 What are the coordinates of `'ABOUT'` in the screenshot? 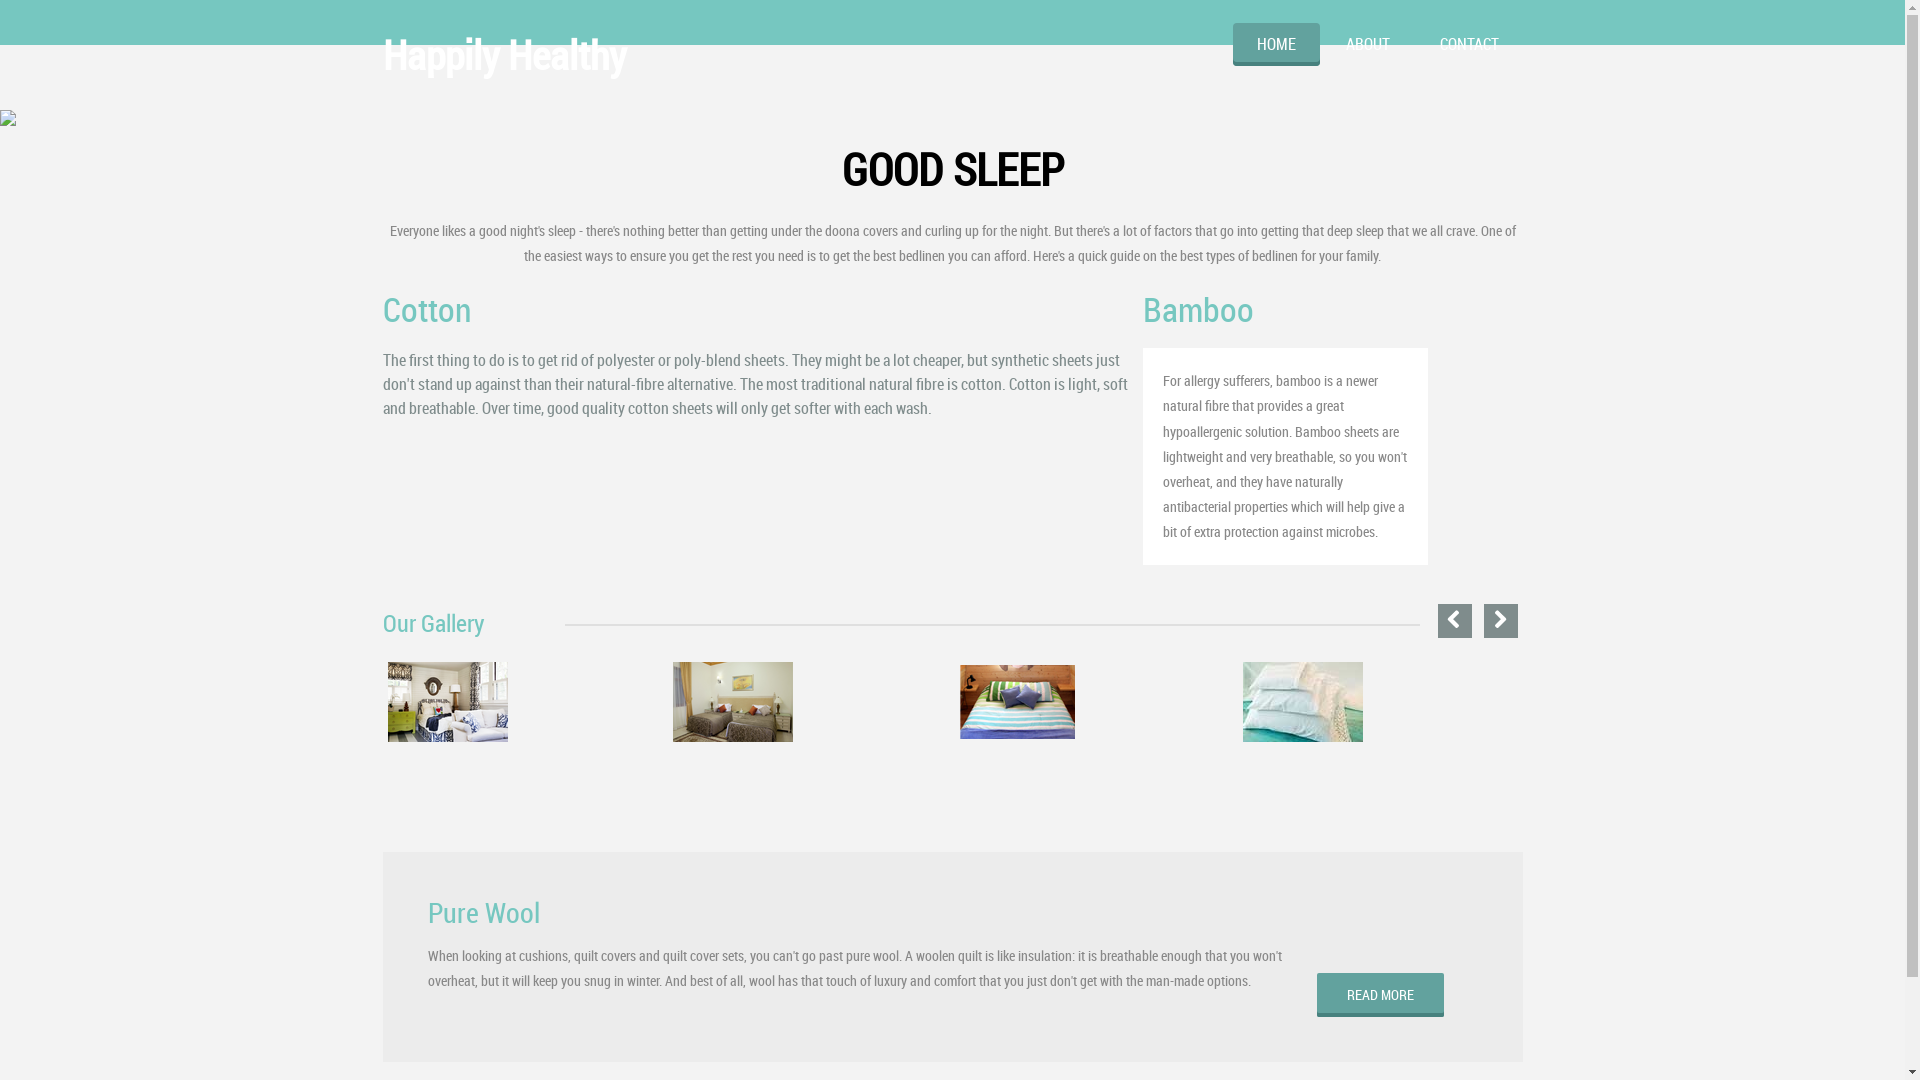 It's located at (1367, 44).